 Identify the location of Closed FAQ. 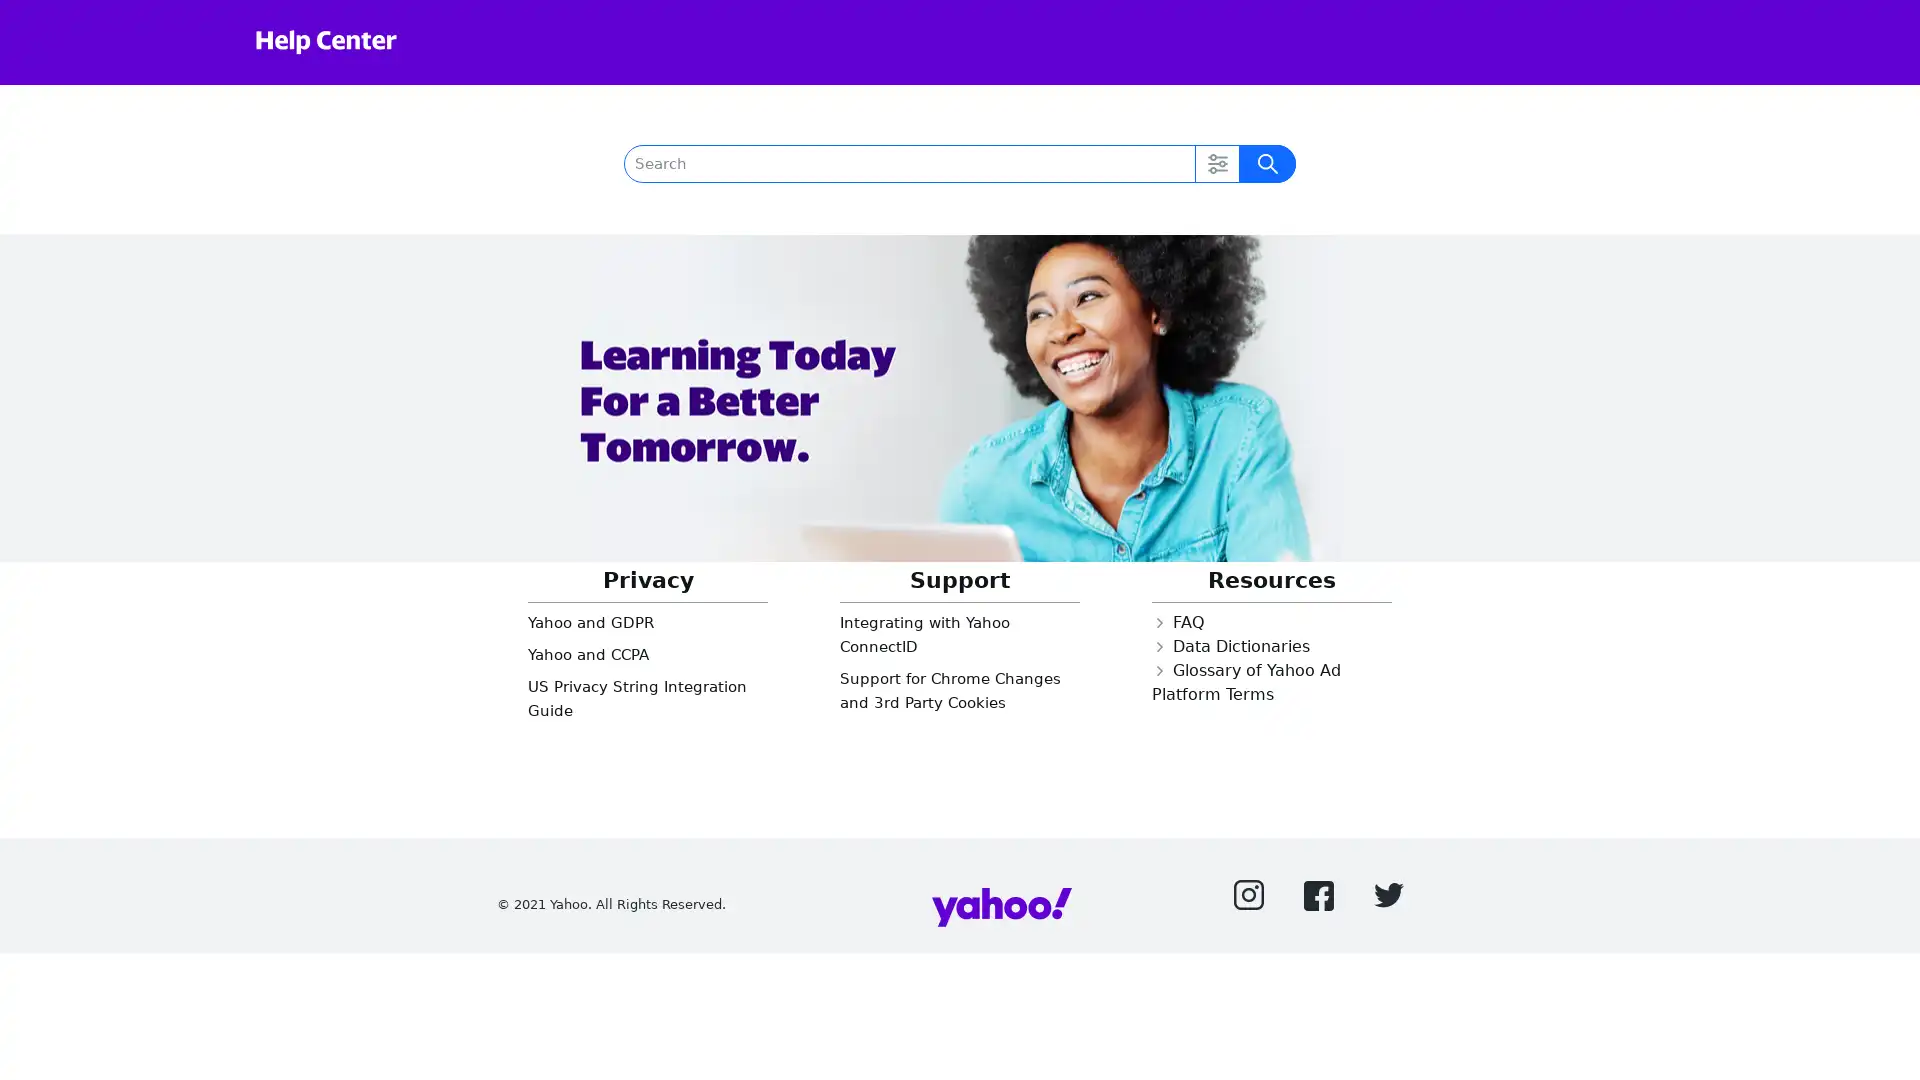
(1178, 621).